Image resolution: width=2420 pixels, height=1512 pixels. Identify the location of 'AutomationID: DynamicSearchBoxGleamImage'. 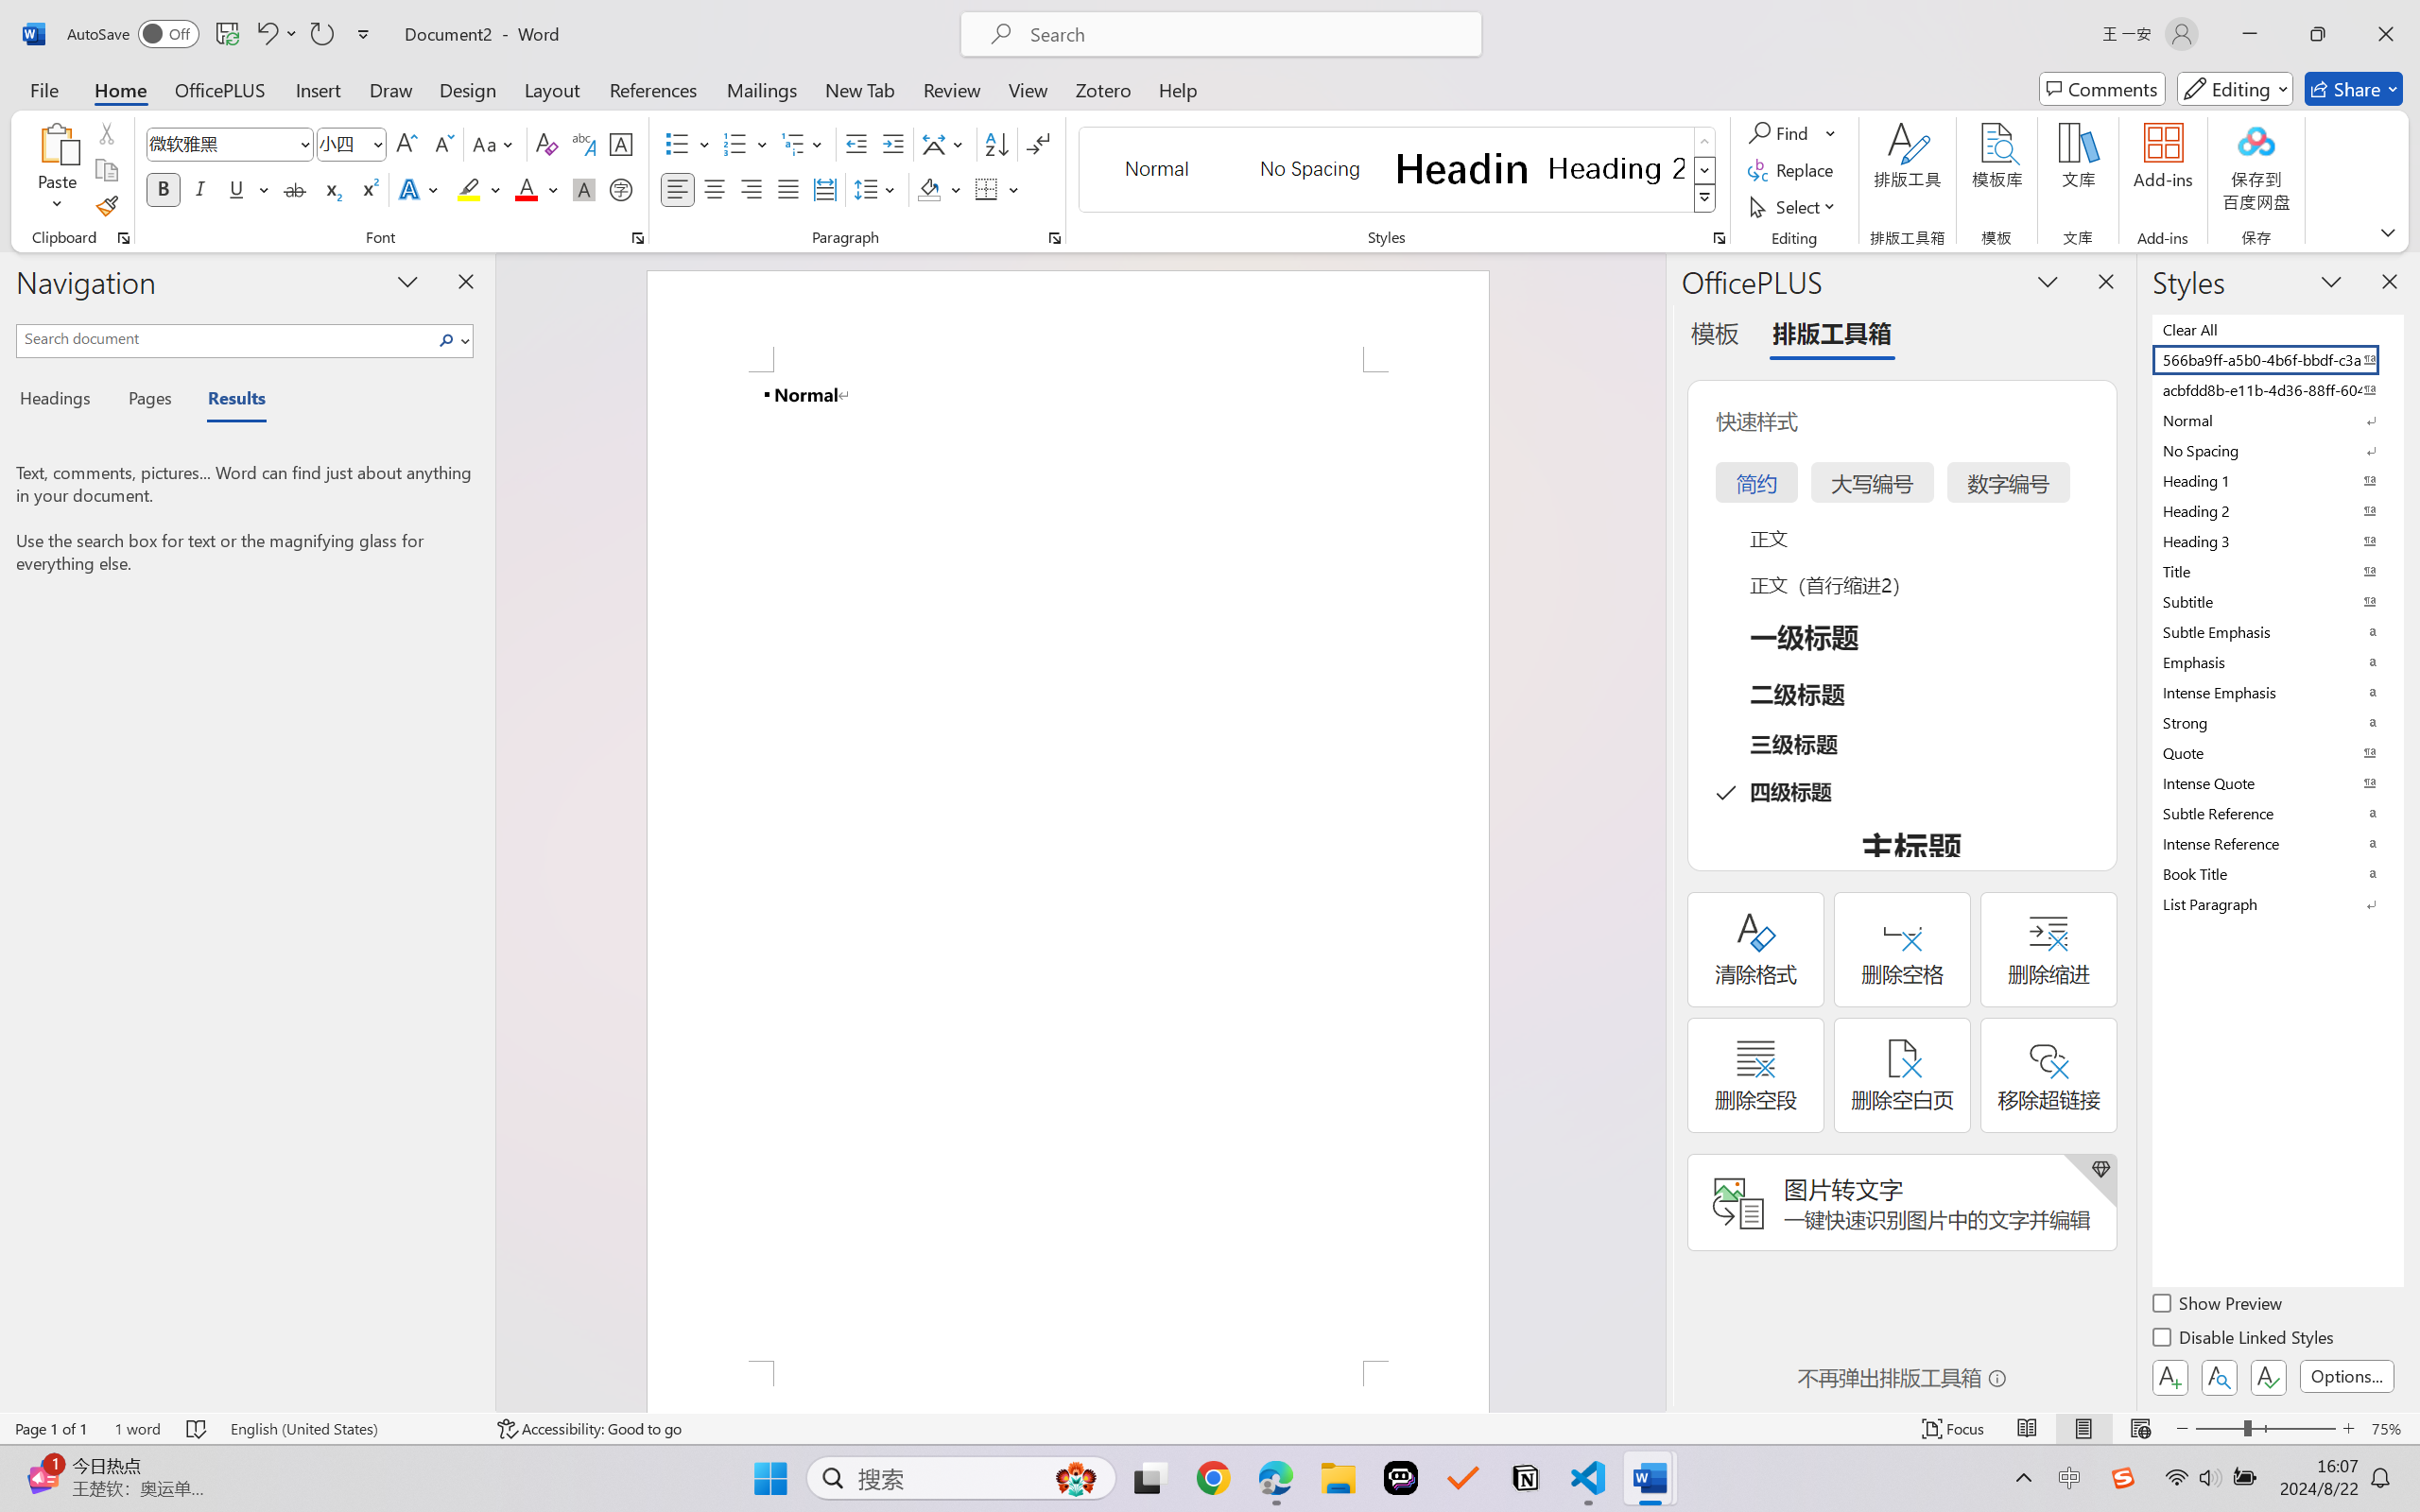
(1076, 1478).